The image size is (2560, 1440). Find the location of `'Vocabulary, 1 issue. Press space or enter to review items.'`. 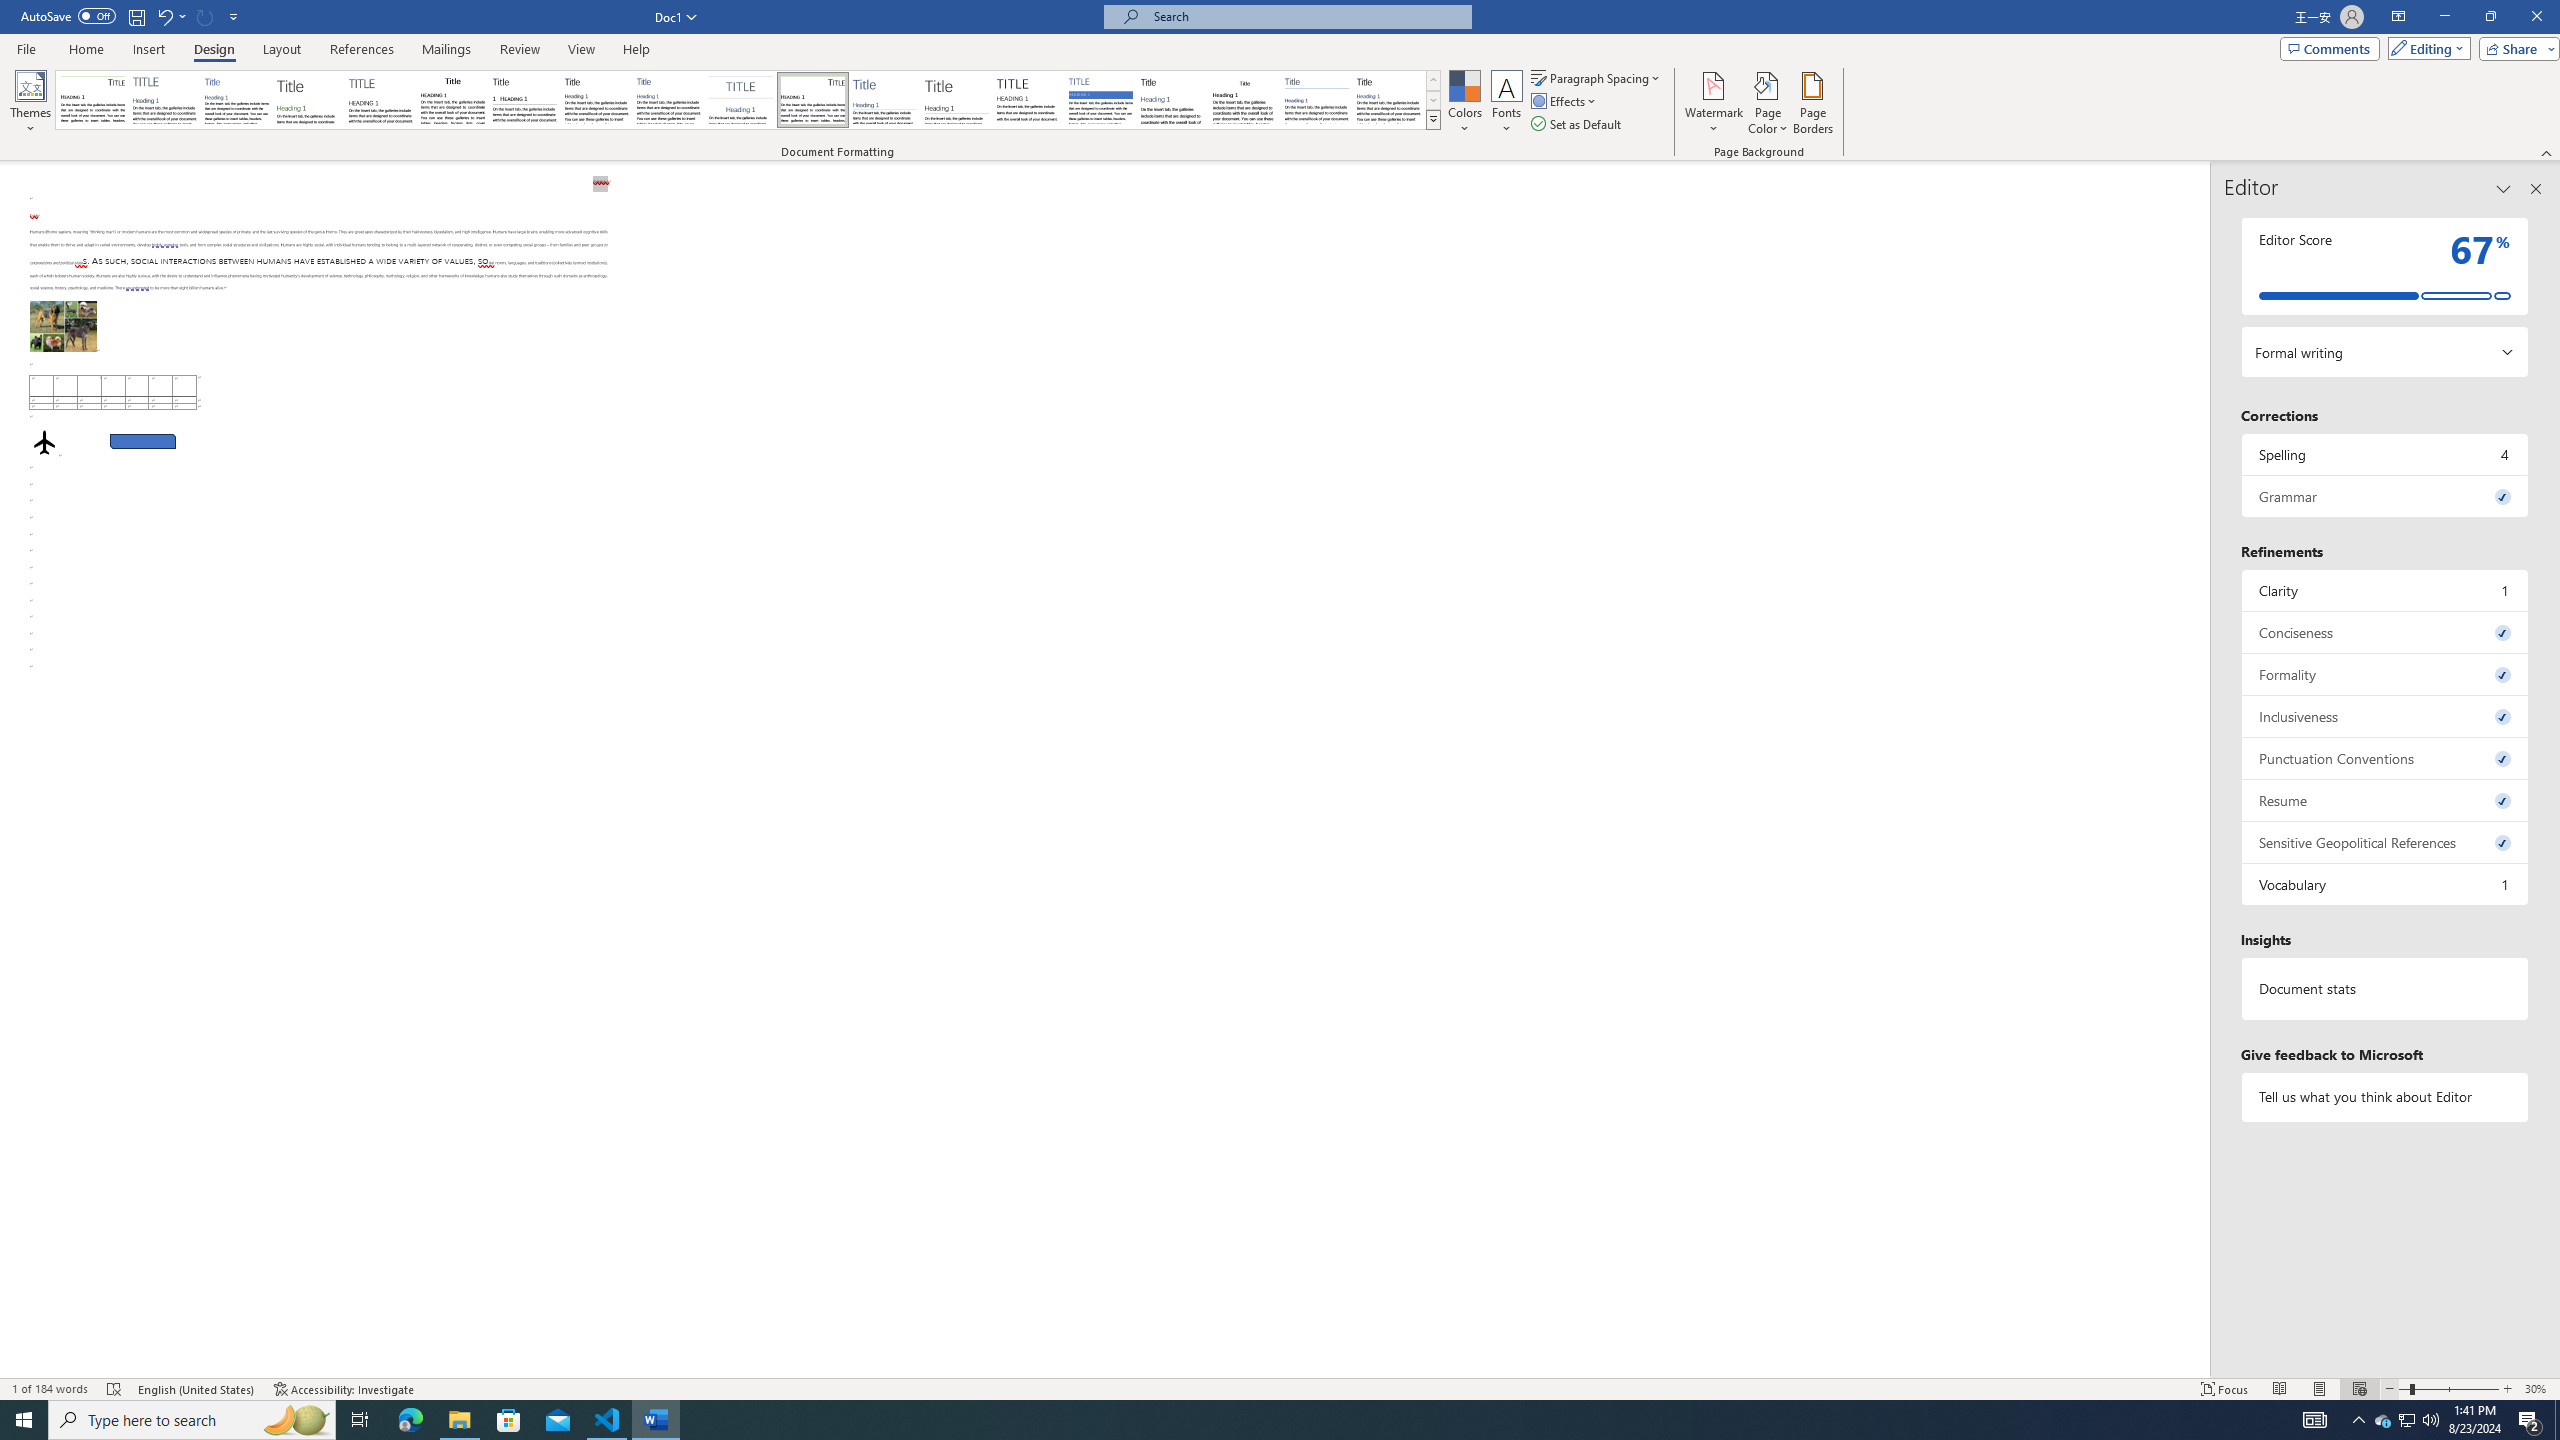

'Vocabulary, 1 issue. Press space or enter to review items.' is located at coordinates (2384, 884).